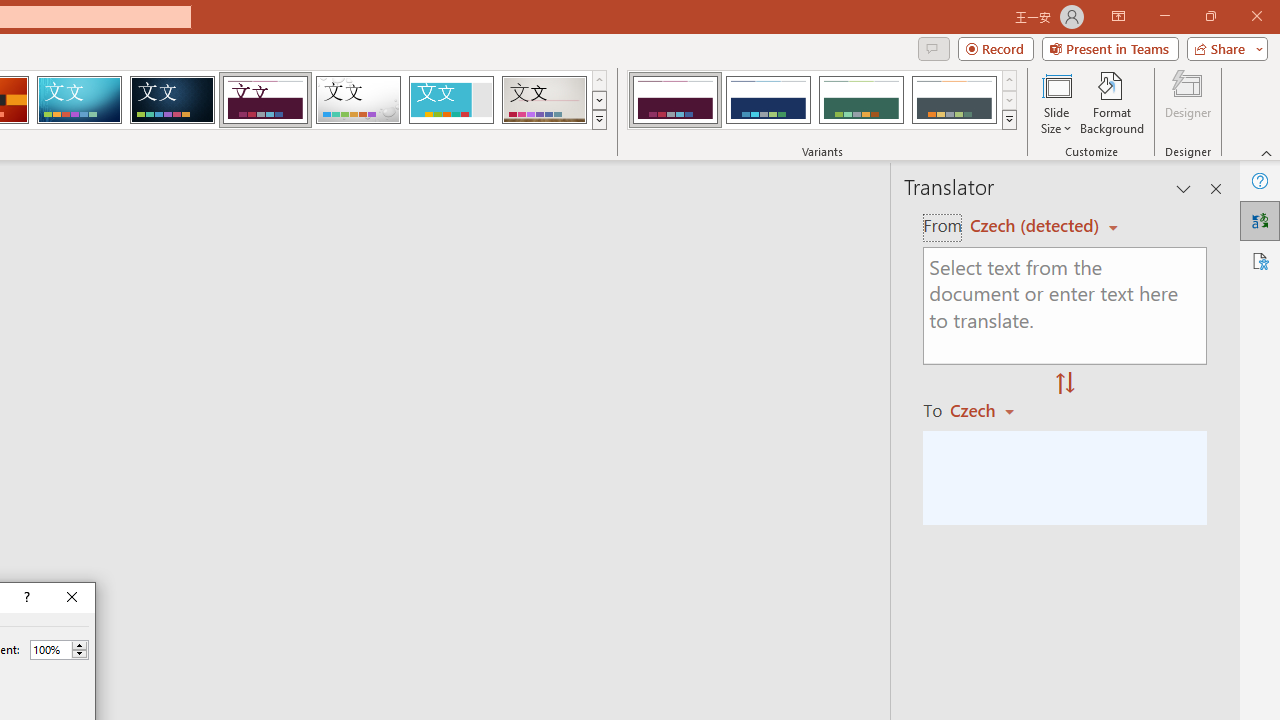 The height and width of the screenshot is (720, 1280). I want to click on 'Share', so click(1222, 47).